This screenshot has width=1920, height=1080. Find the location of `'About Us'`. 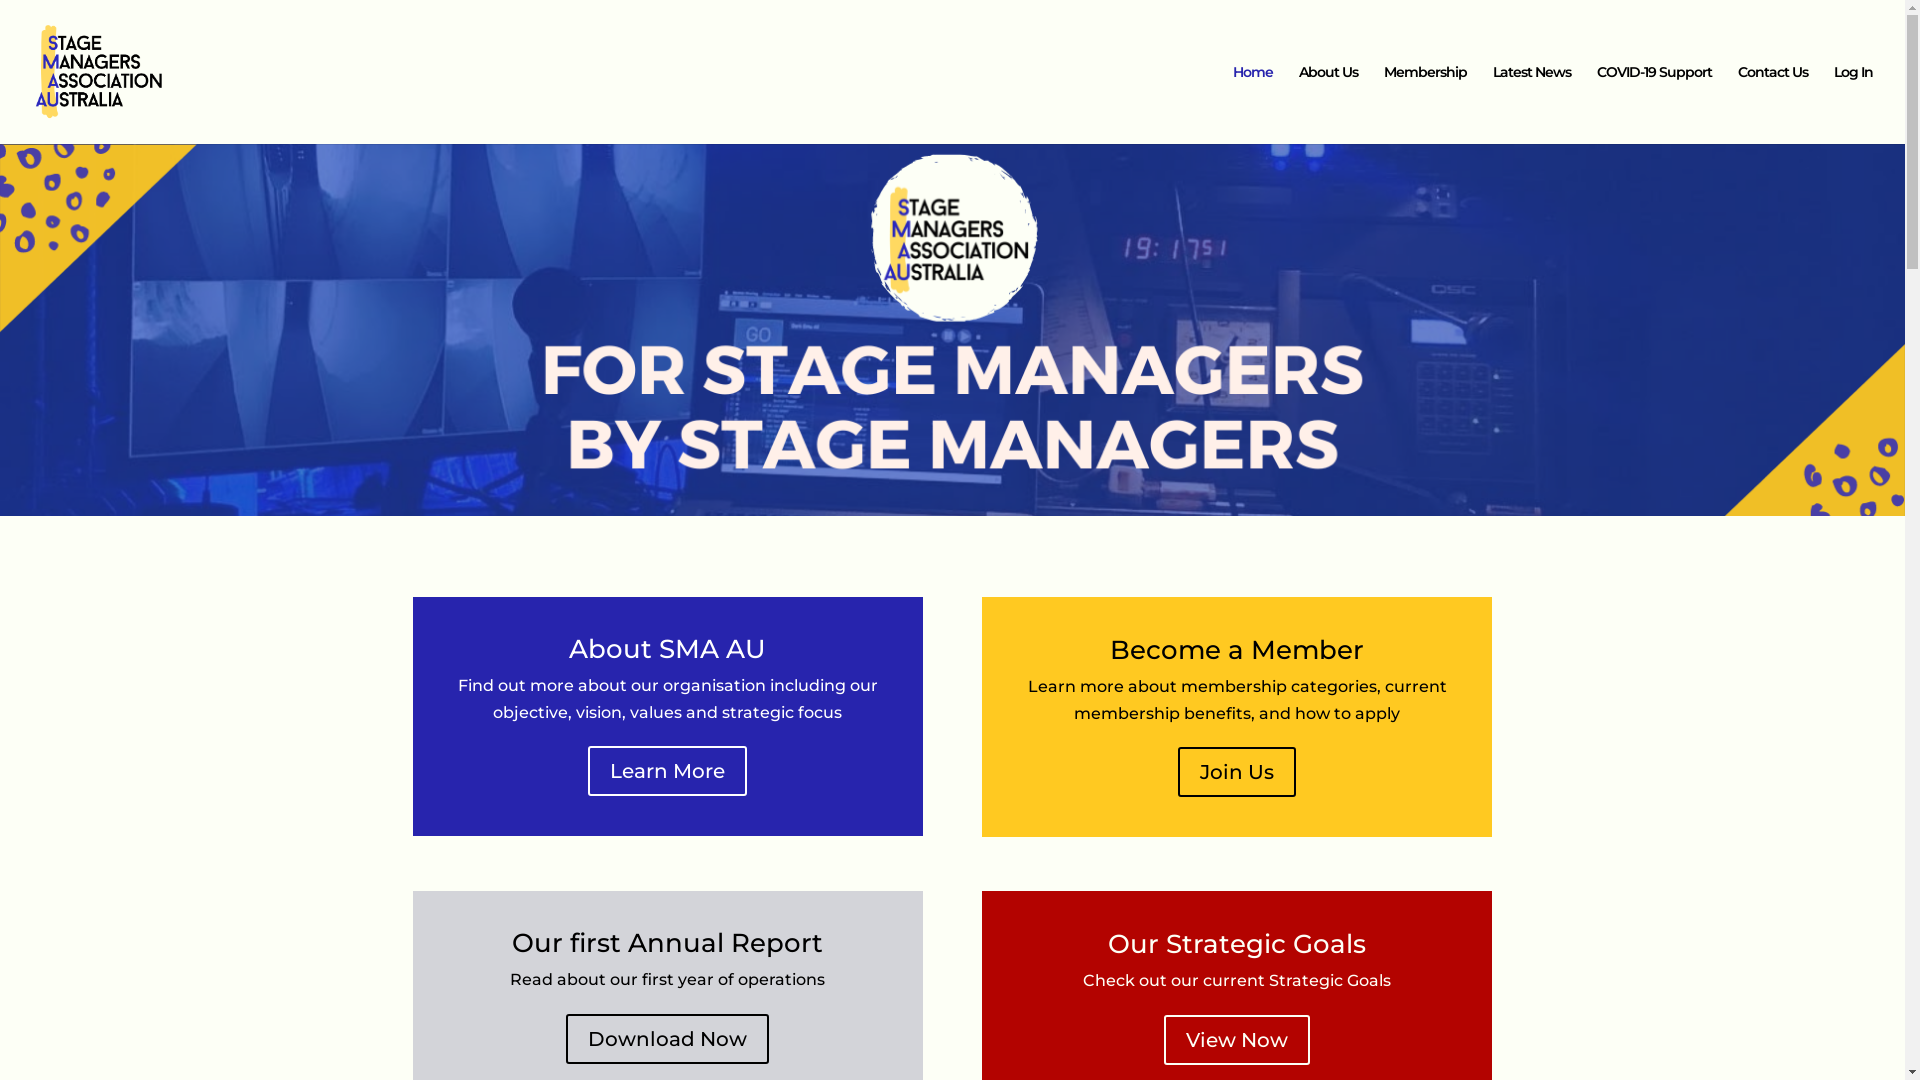

'About Us' is located at coordinates (1328, 104).